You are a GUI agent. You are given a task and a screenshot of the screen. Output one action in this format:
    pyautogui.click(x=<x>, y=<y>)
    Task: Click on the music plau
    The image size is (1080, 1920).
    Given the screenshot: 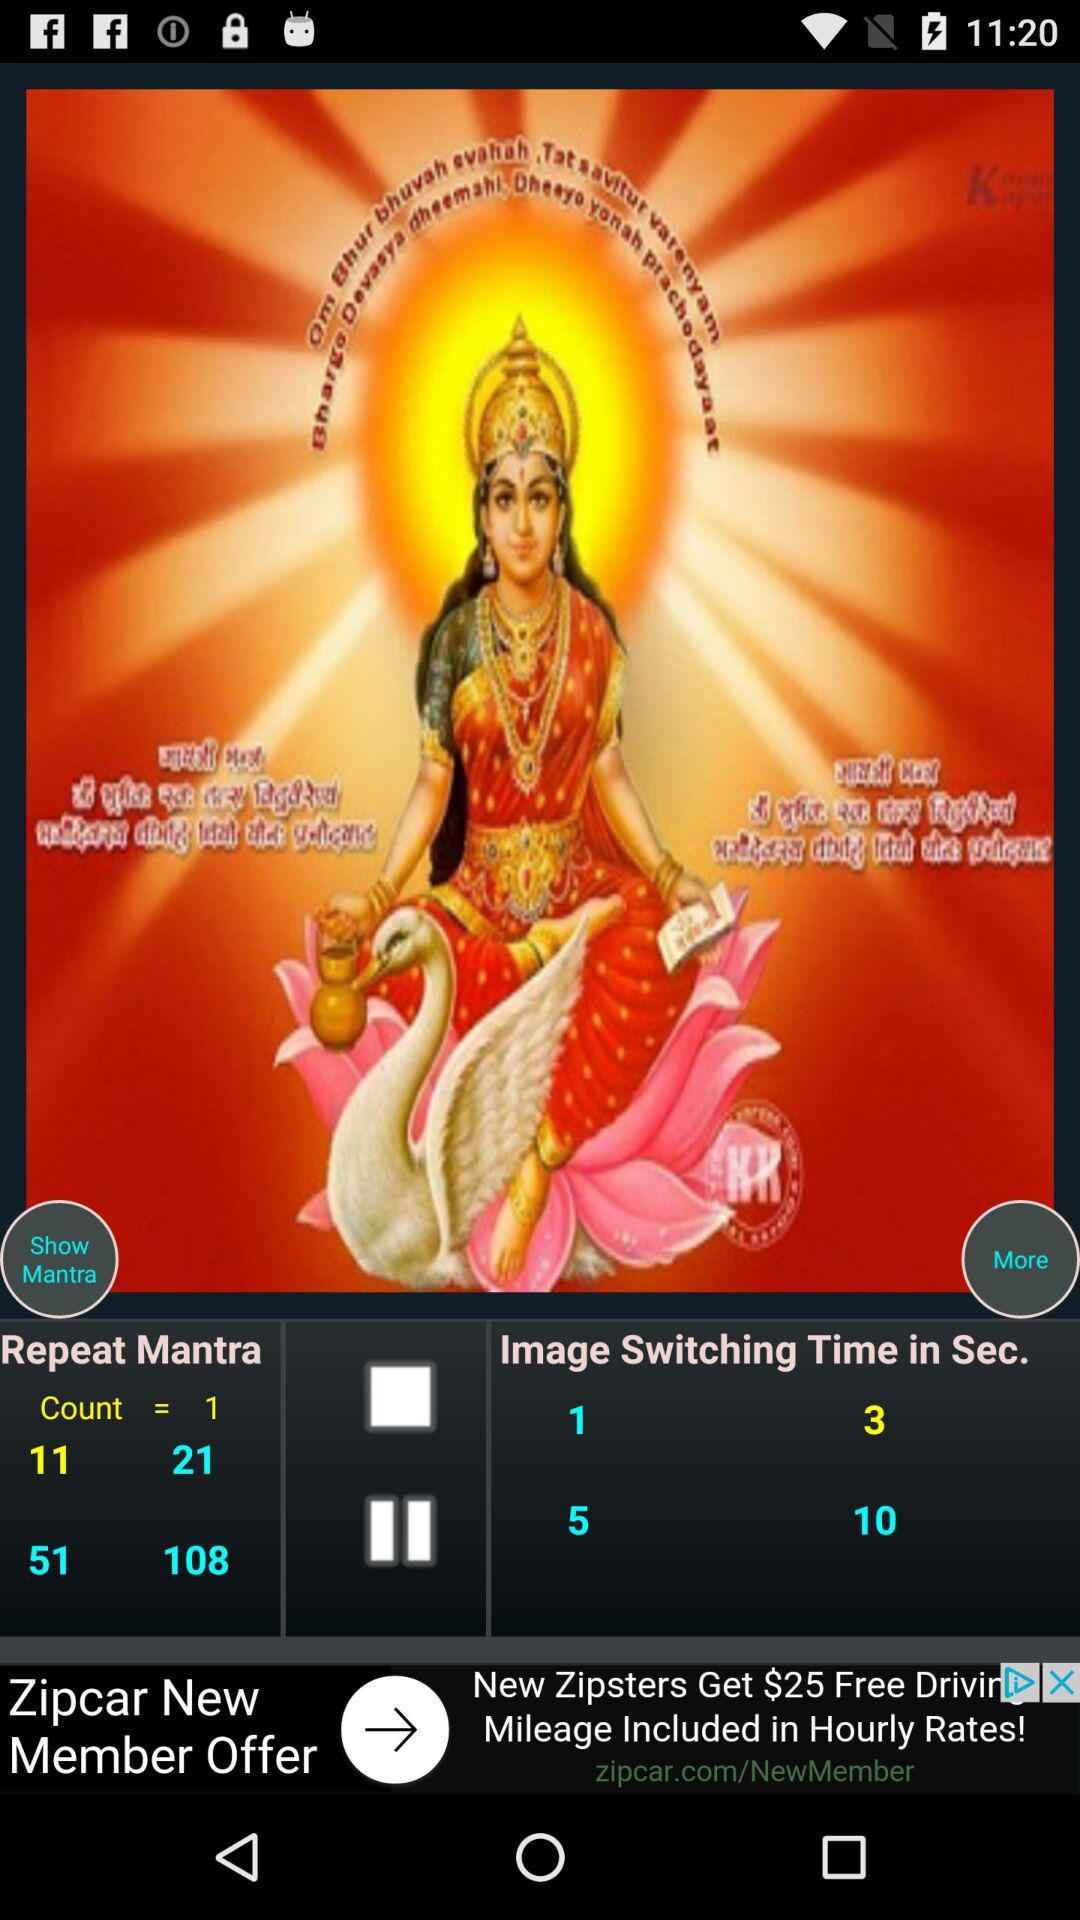 What is the action you would take?
    pyautogui.click(x=400, y=1529)
    